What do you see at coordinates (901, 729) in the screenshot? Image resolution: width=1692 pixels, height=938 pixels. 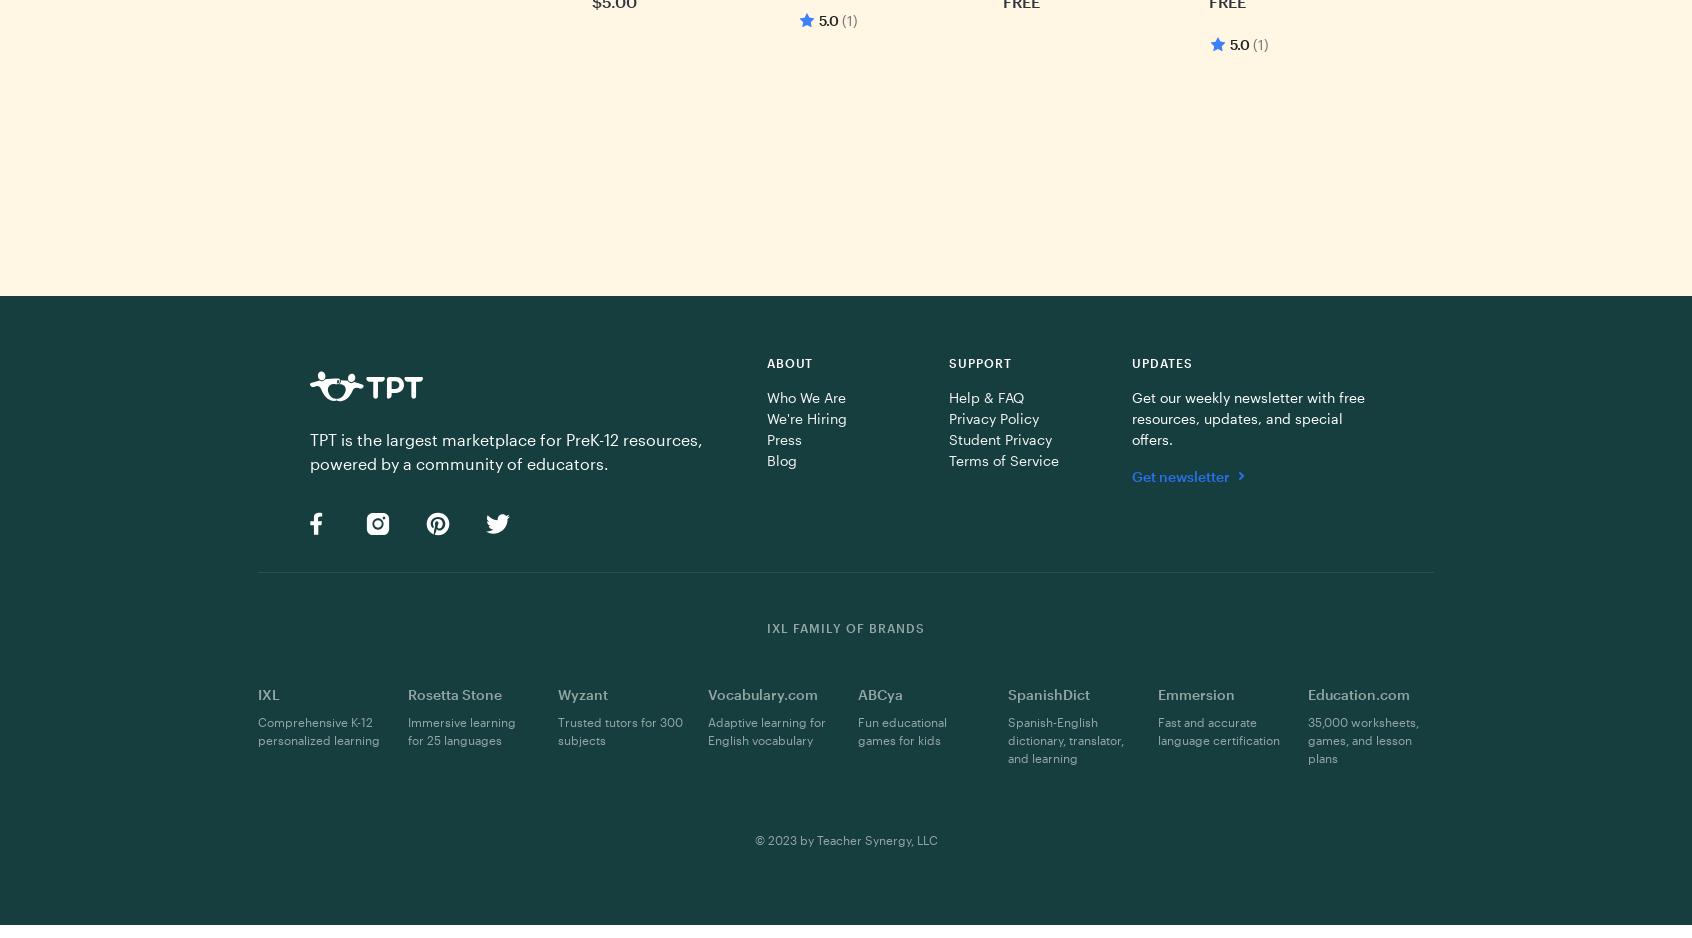 I see `'Fun educational games for kids'` at bounding box center [901, 729].